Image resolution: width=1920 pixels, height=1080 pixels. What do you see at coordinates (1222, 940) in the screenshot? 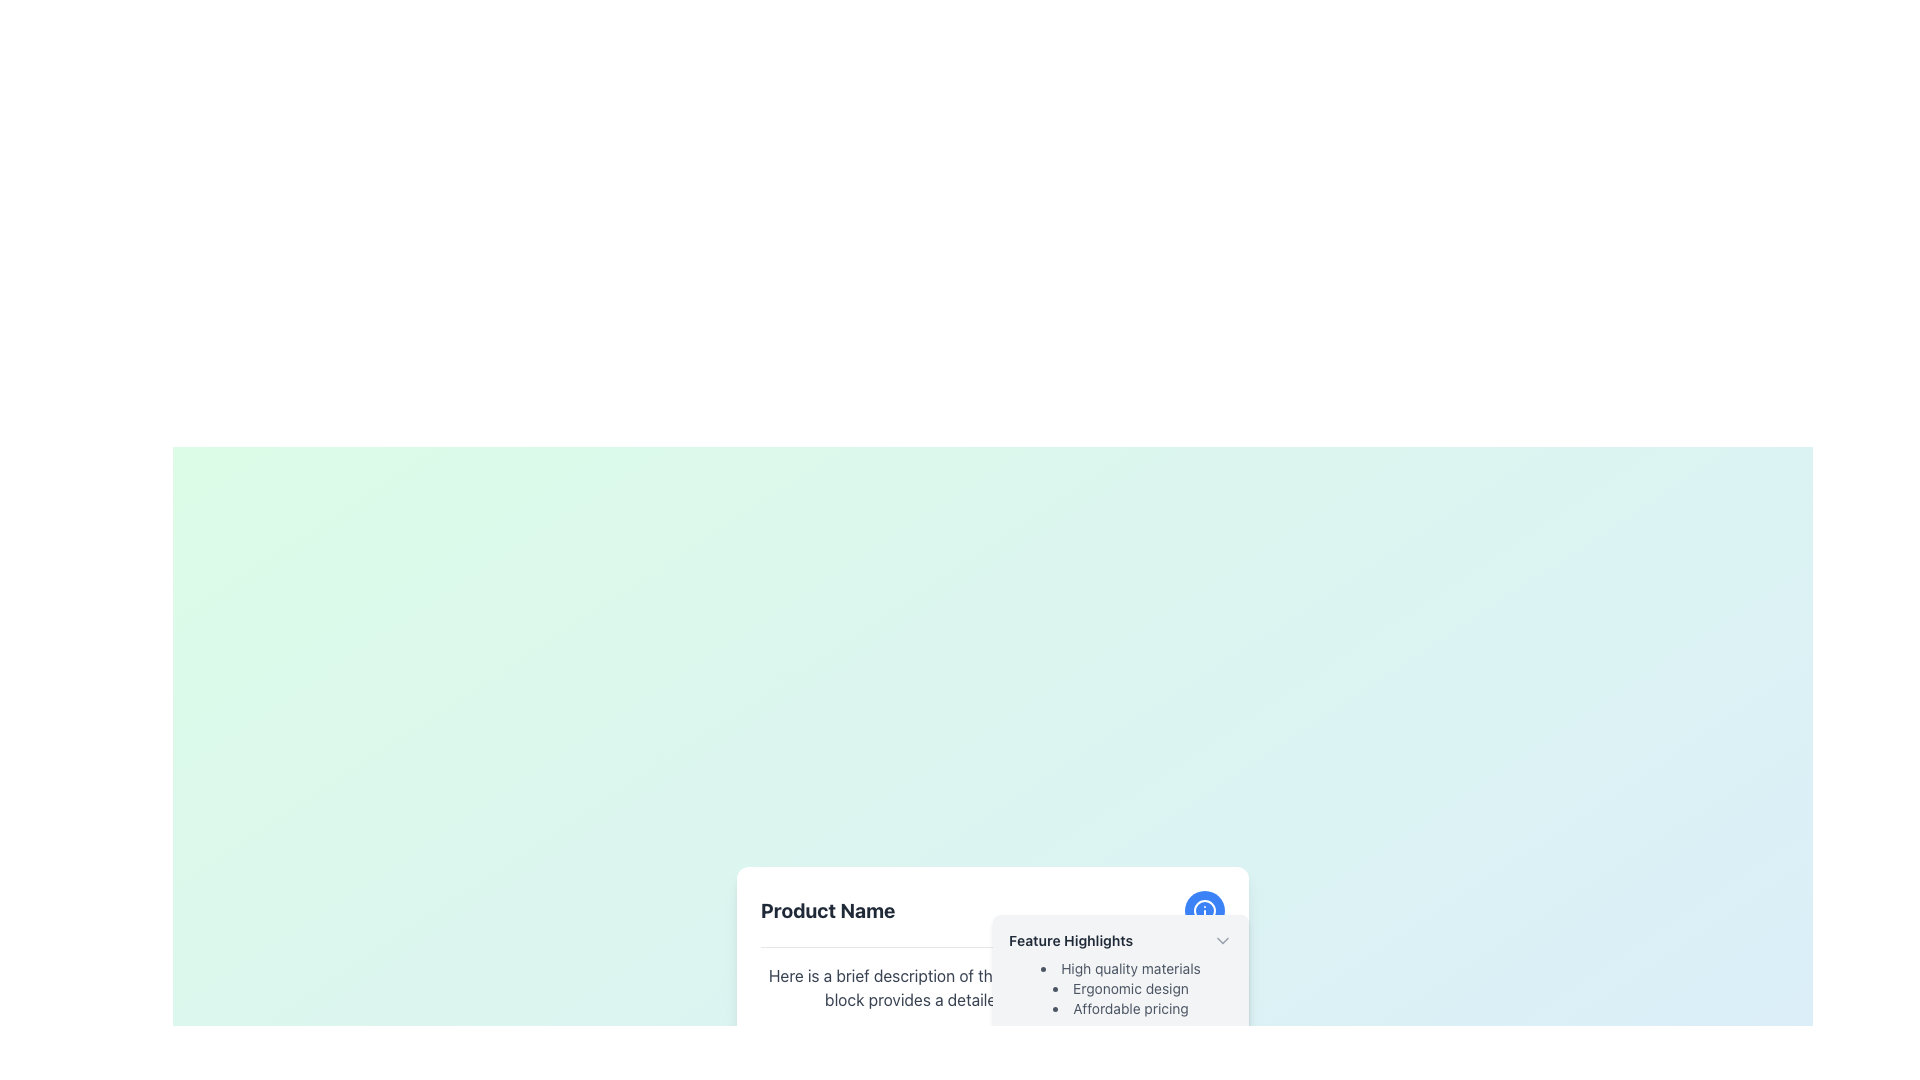
I see `the small, downward-oriented triangular icon` at bounding box center [1222, 940].